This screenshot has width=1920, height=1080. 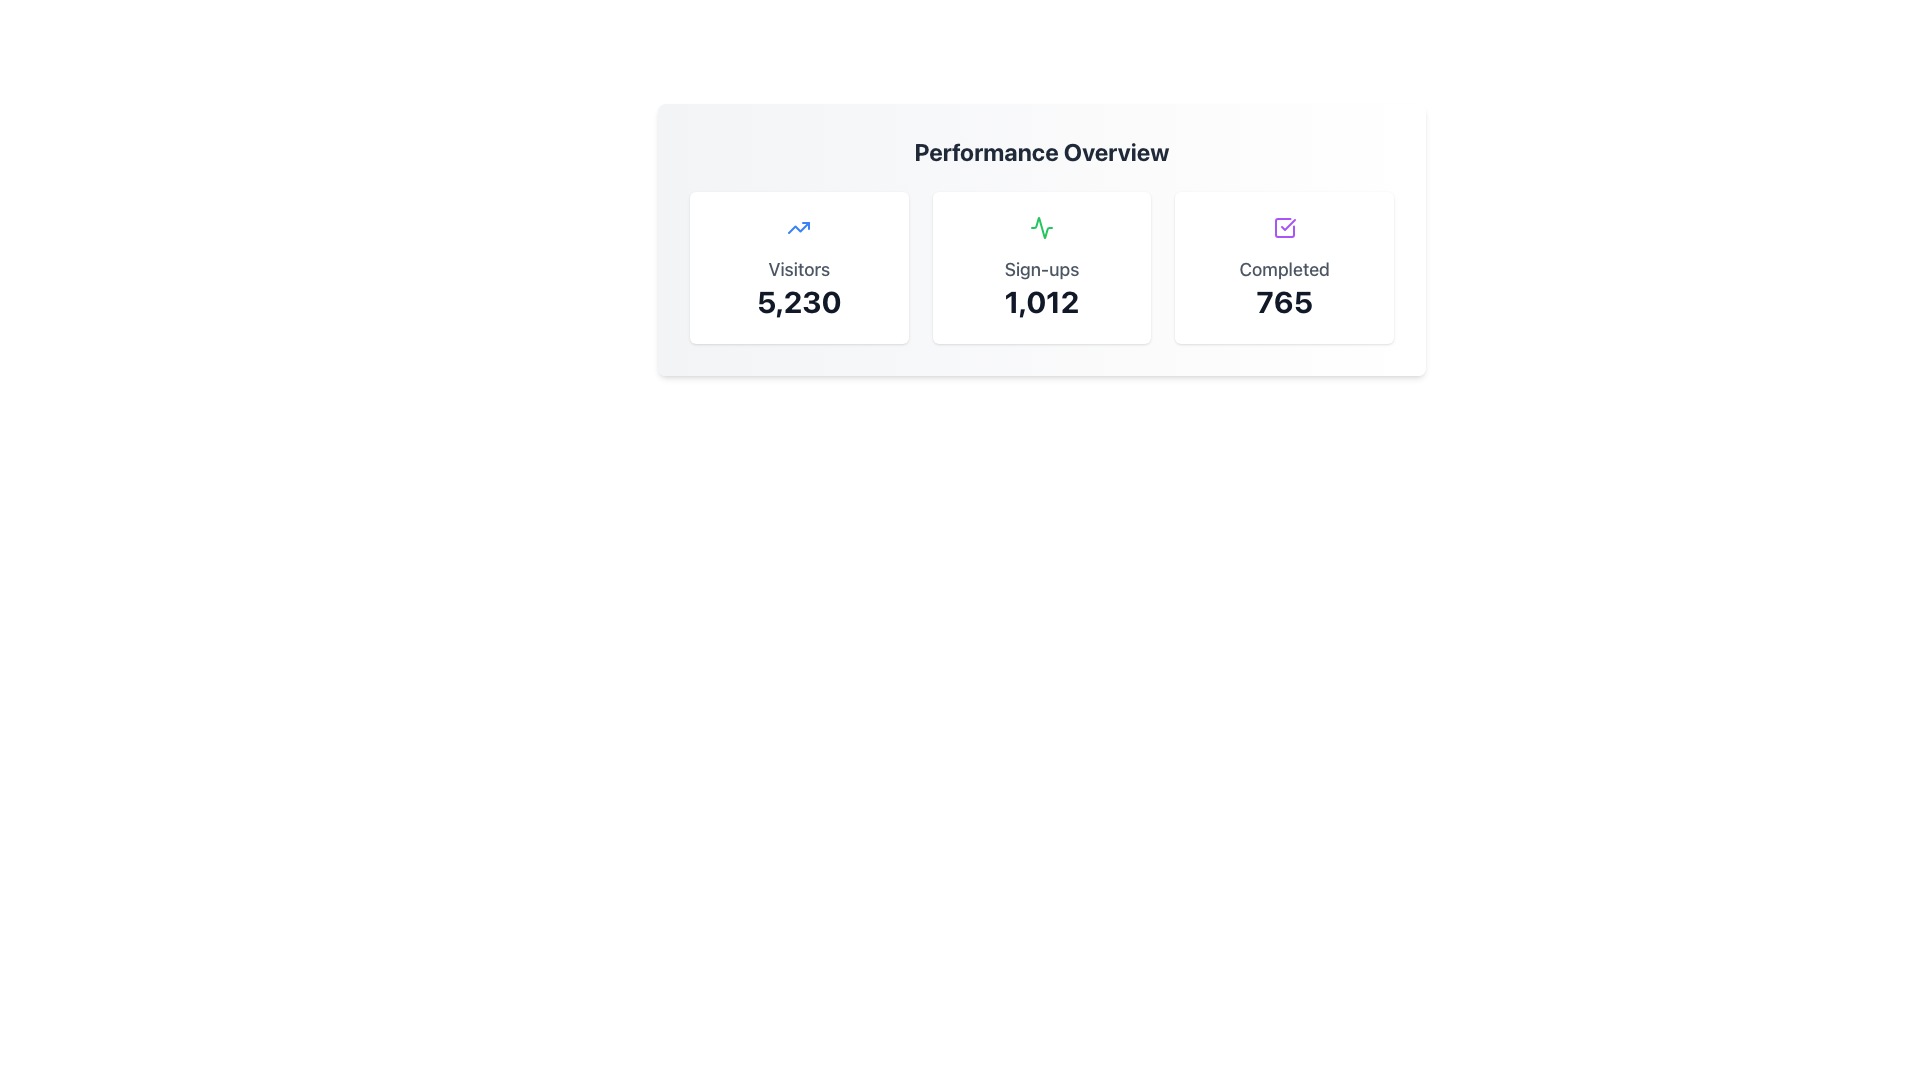 I want to click on the text label indicating the count of completed items in the 'Completed' section of the performance dashboard, so click(x=1284, y=301).